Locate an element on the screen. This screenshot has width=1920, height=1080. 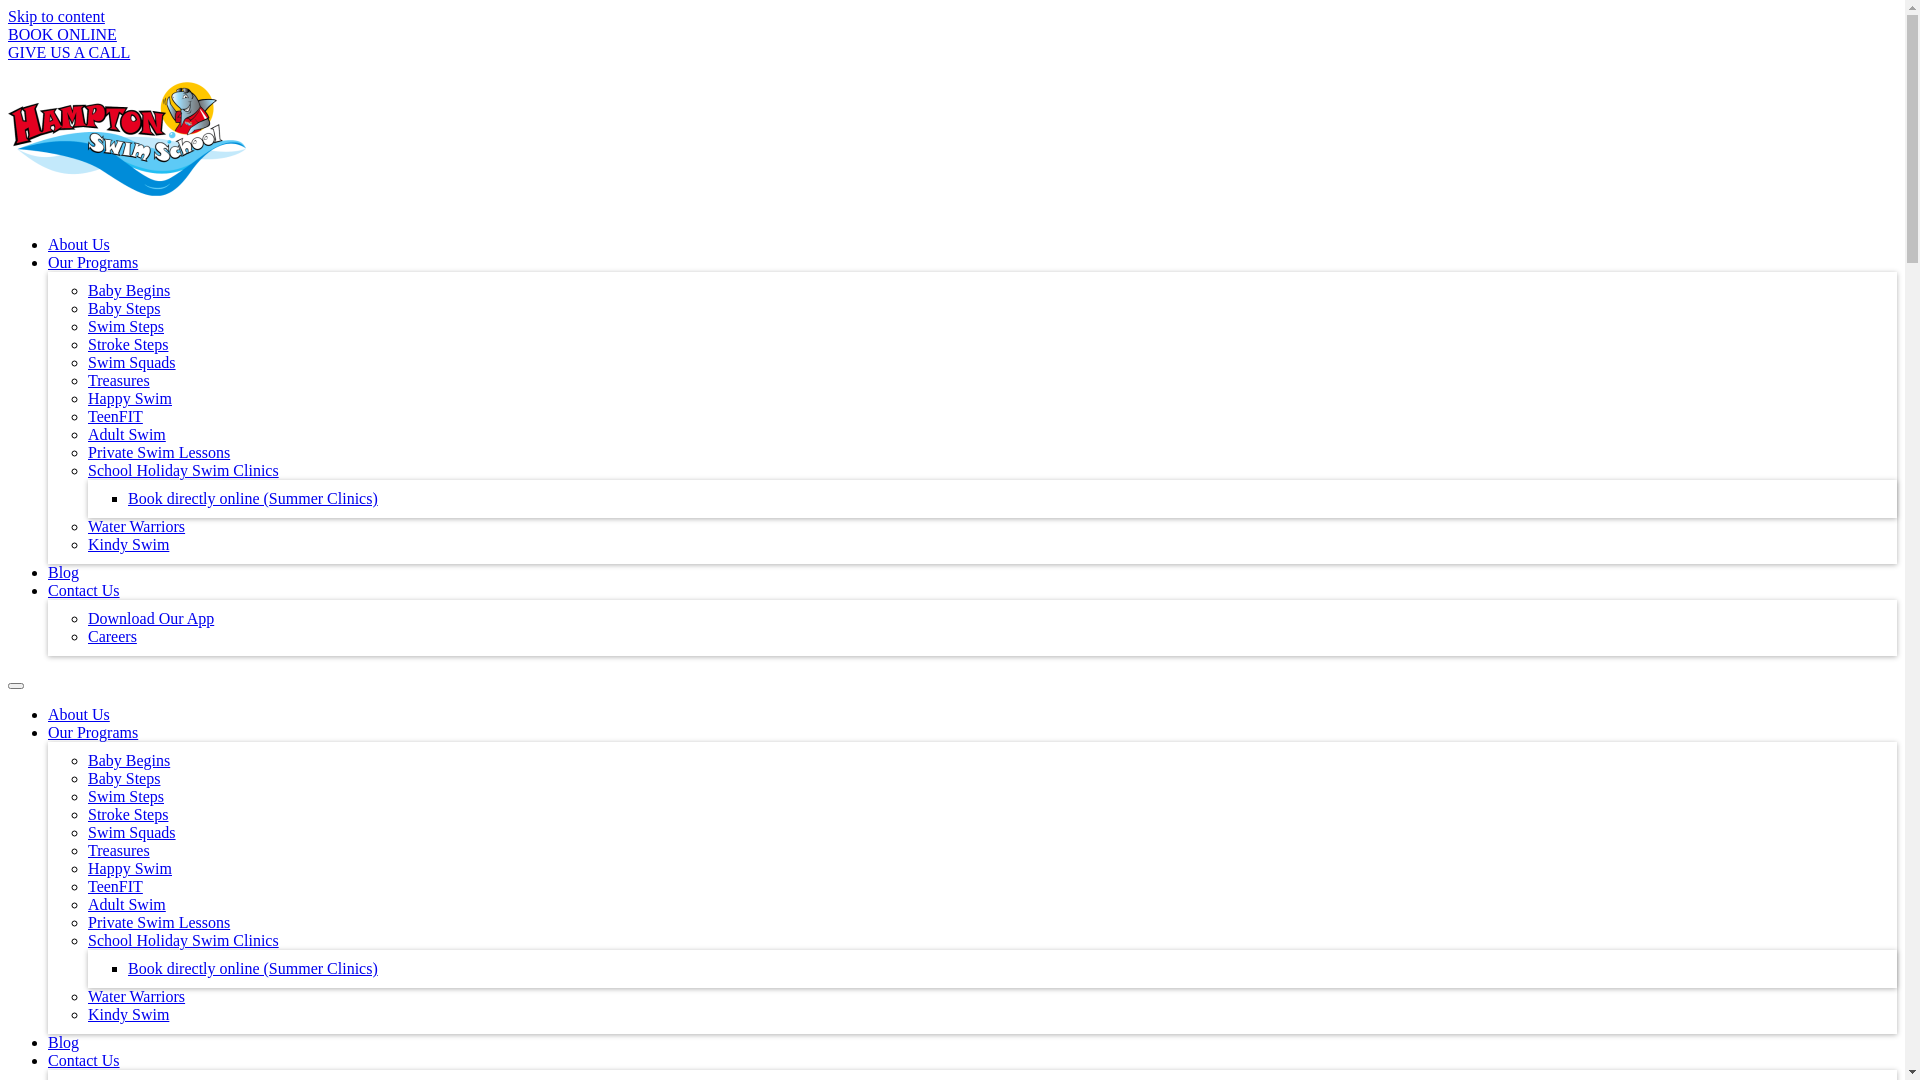
'Swim Steps' is located at coordinates (124, 795).